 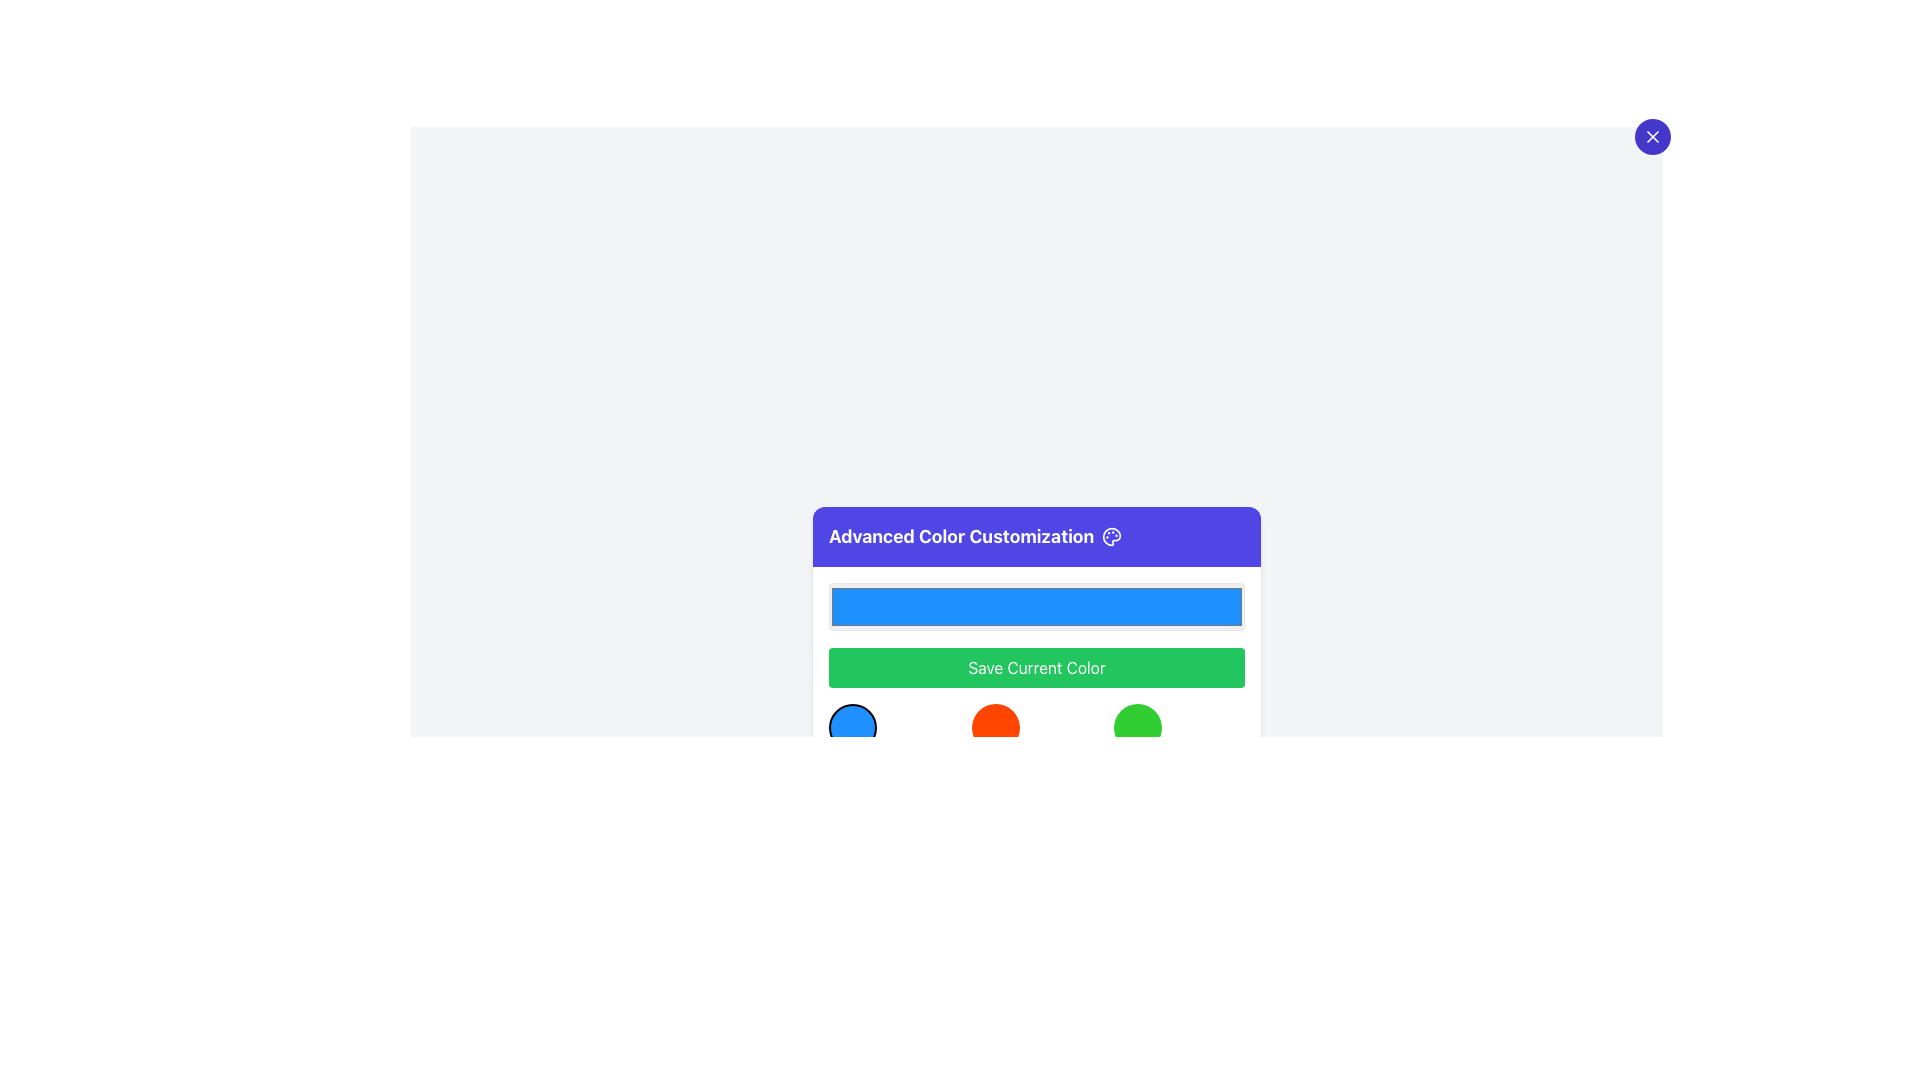 I want to click on the rectangular color input field with a blue background located in the 'Advanced Color Customization' modal, so click(x=1036, y=605).